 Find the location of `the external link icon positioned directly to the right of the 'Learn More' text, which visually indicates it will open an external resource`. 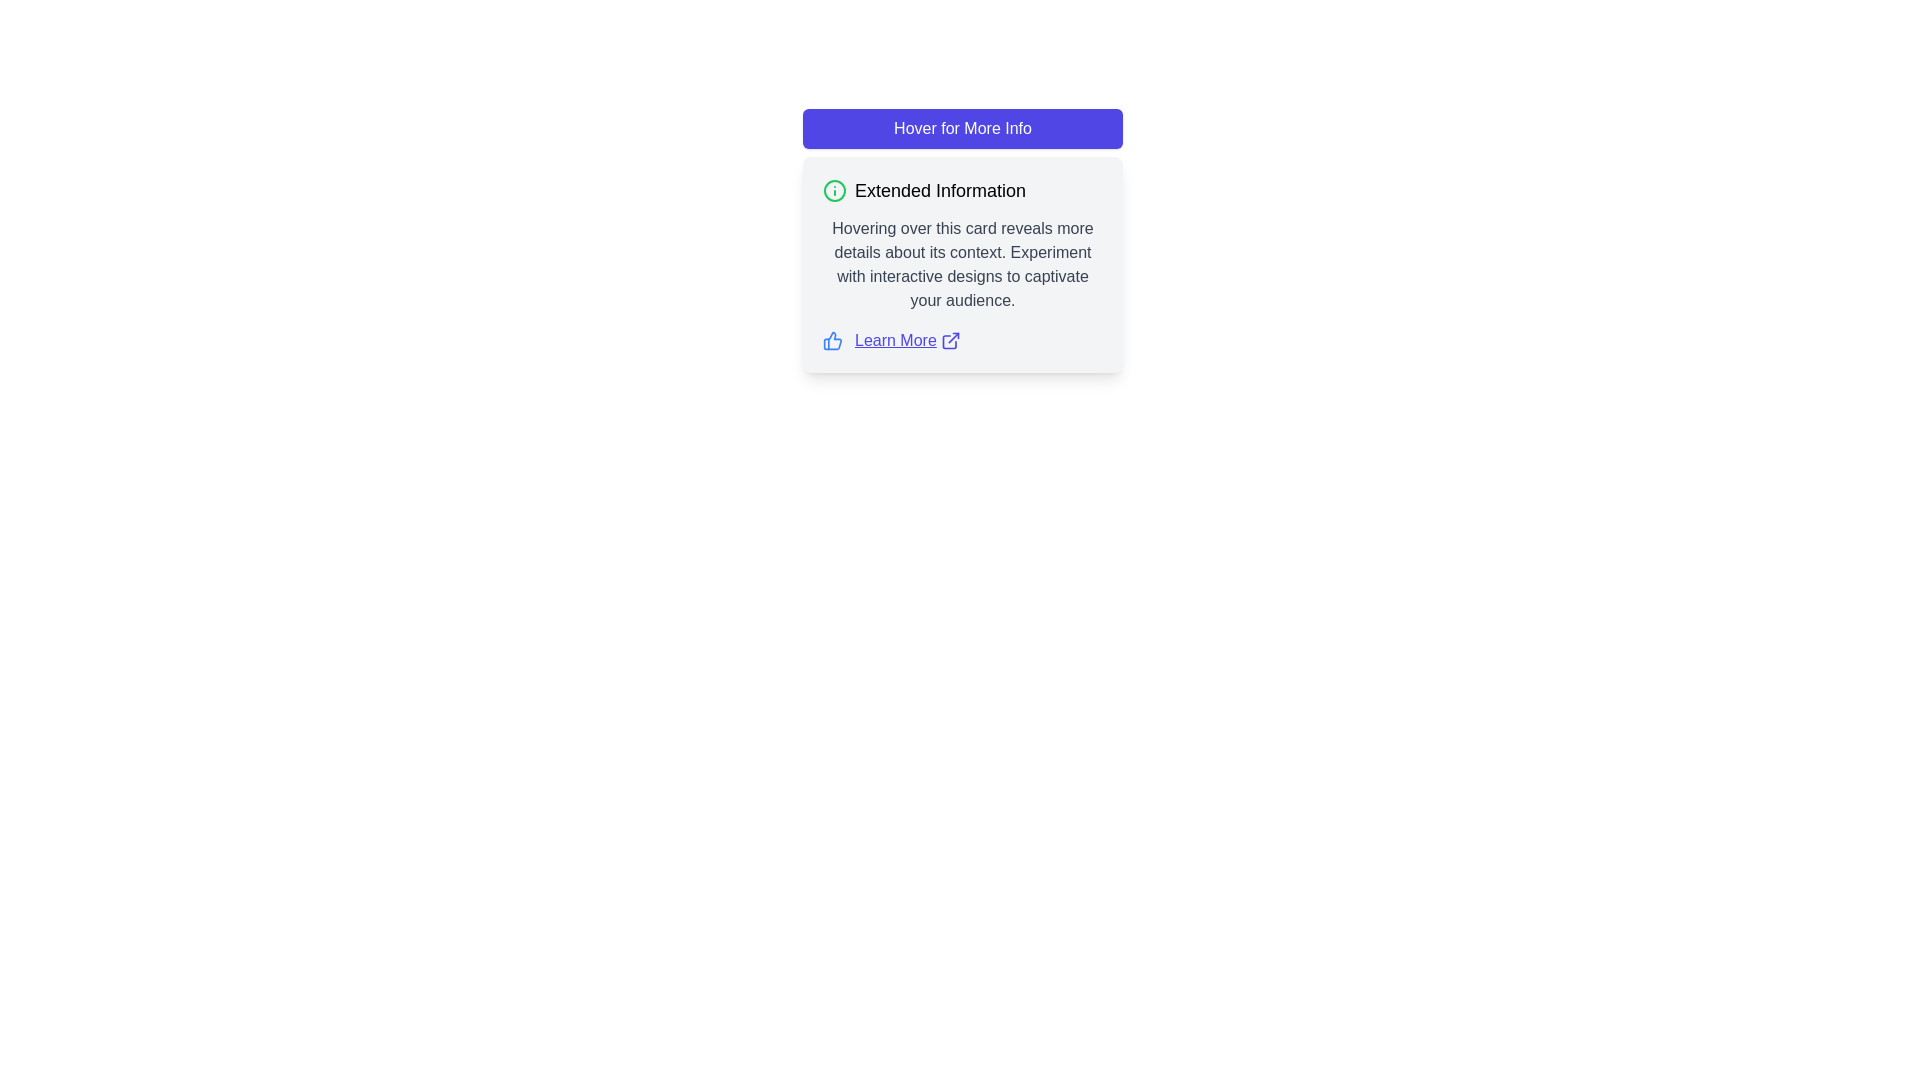

the external link icon positioned directly to the right of the 'Learn More' text, which visually indicates it will open an external resource is located at coordinates (949, 339).